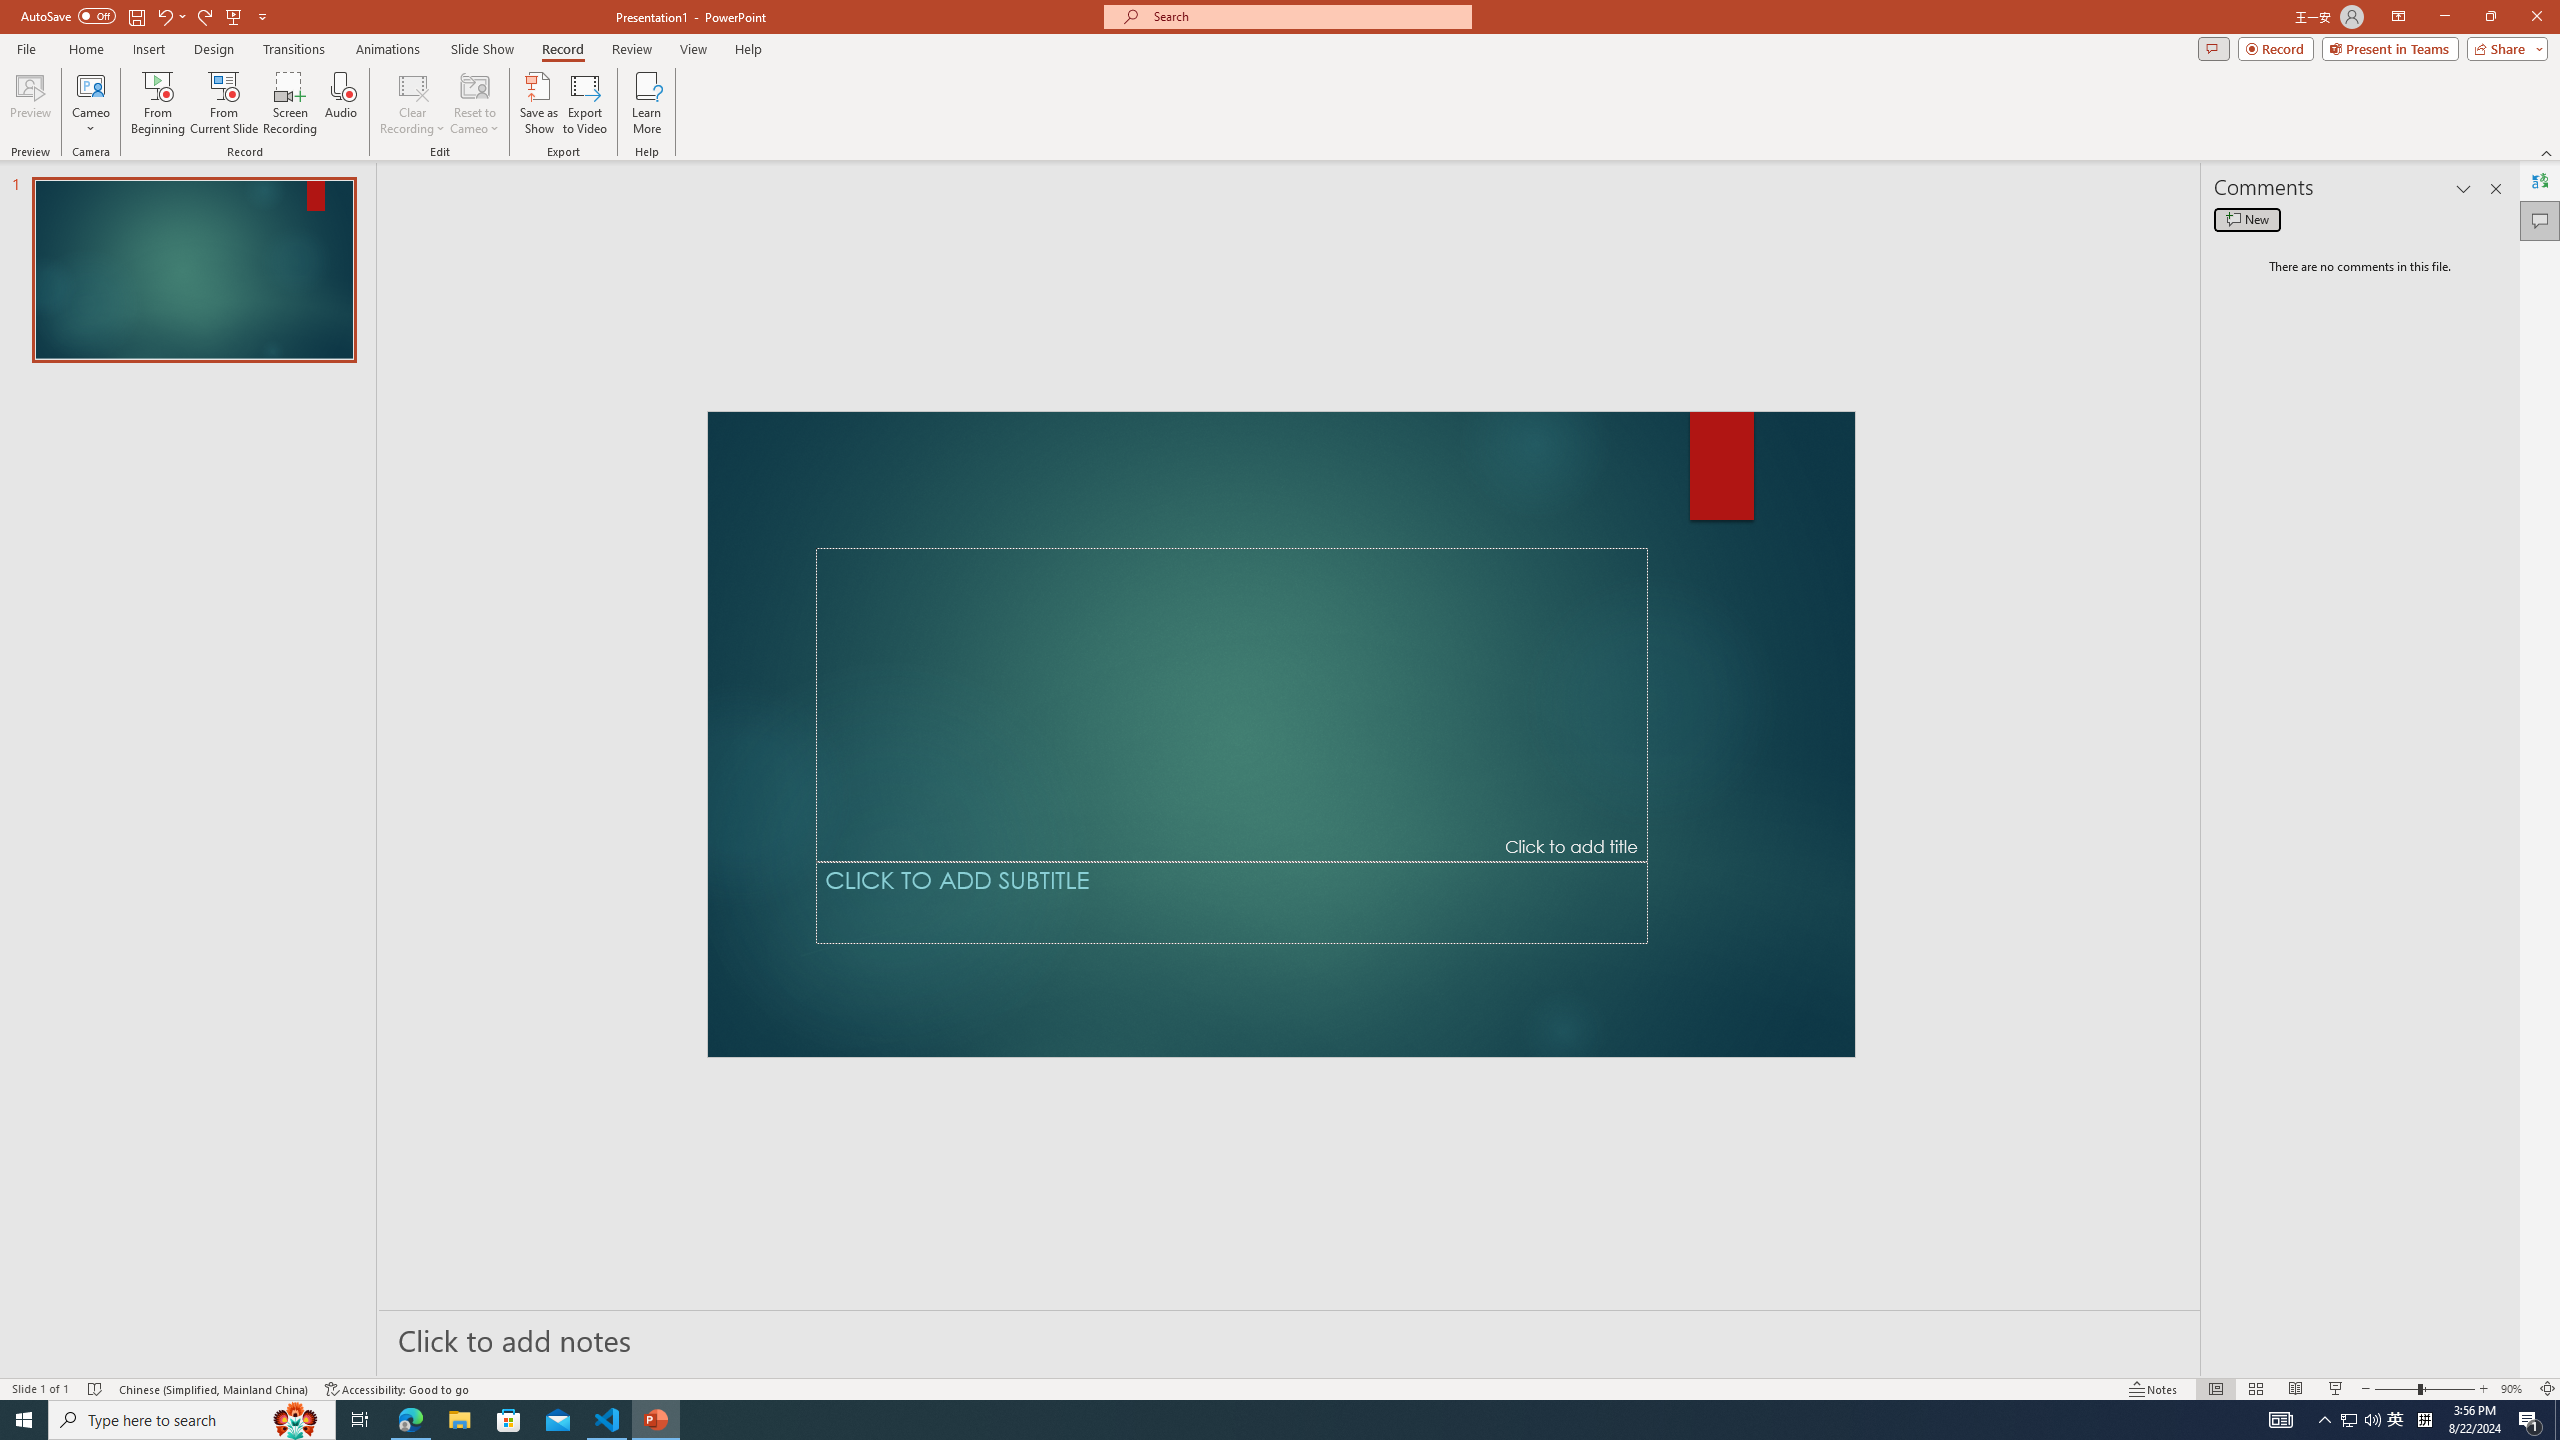 The image size is (2560, 1440). What do you see at coordinates (156, 103) in the screenshot?
I see `'From Beginning...'` at bounding box center [156, 103].